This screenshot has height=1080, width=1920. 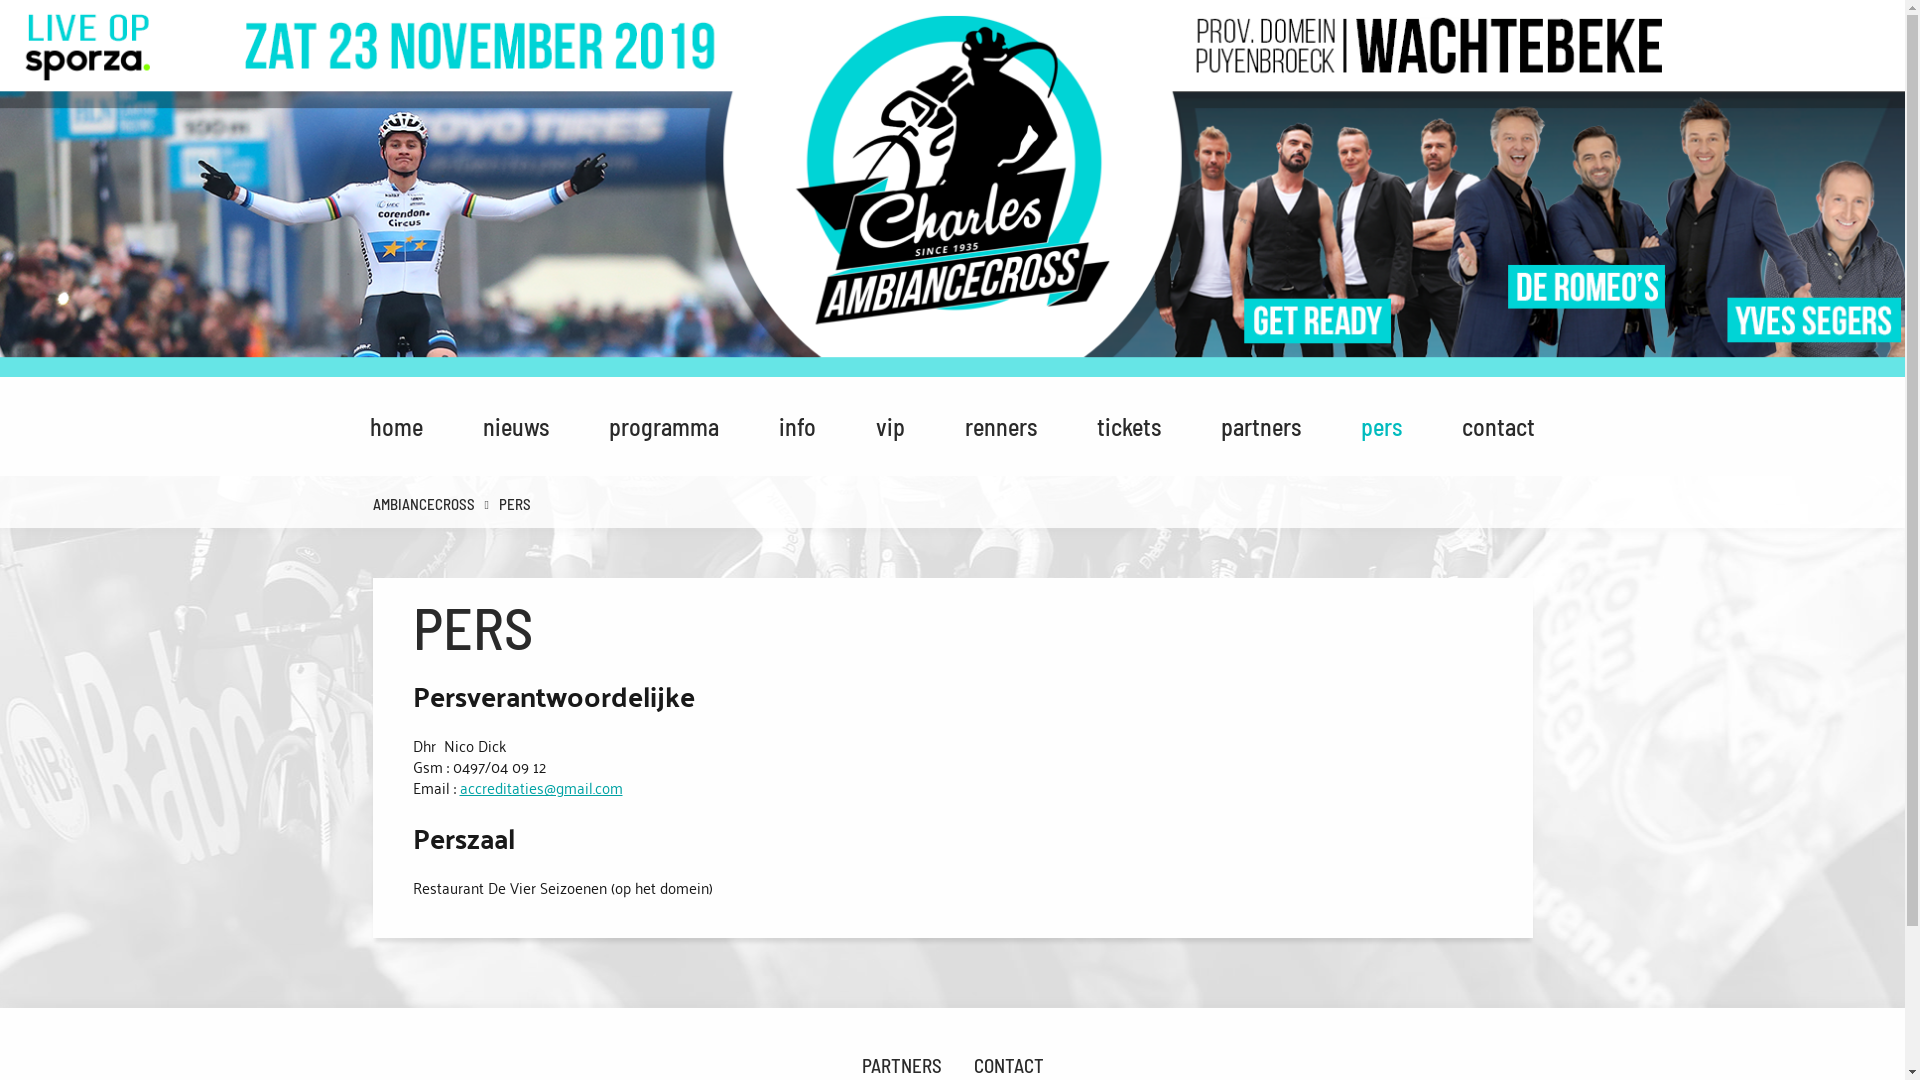 I want to click on 'programma', so click(x=593, y=425).